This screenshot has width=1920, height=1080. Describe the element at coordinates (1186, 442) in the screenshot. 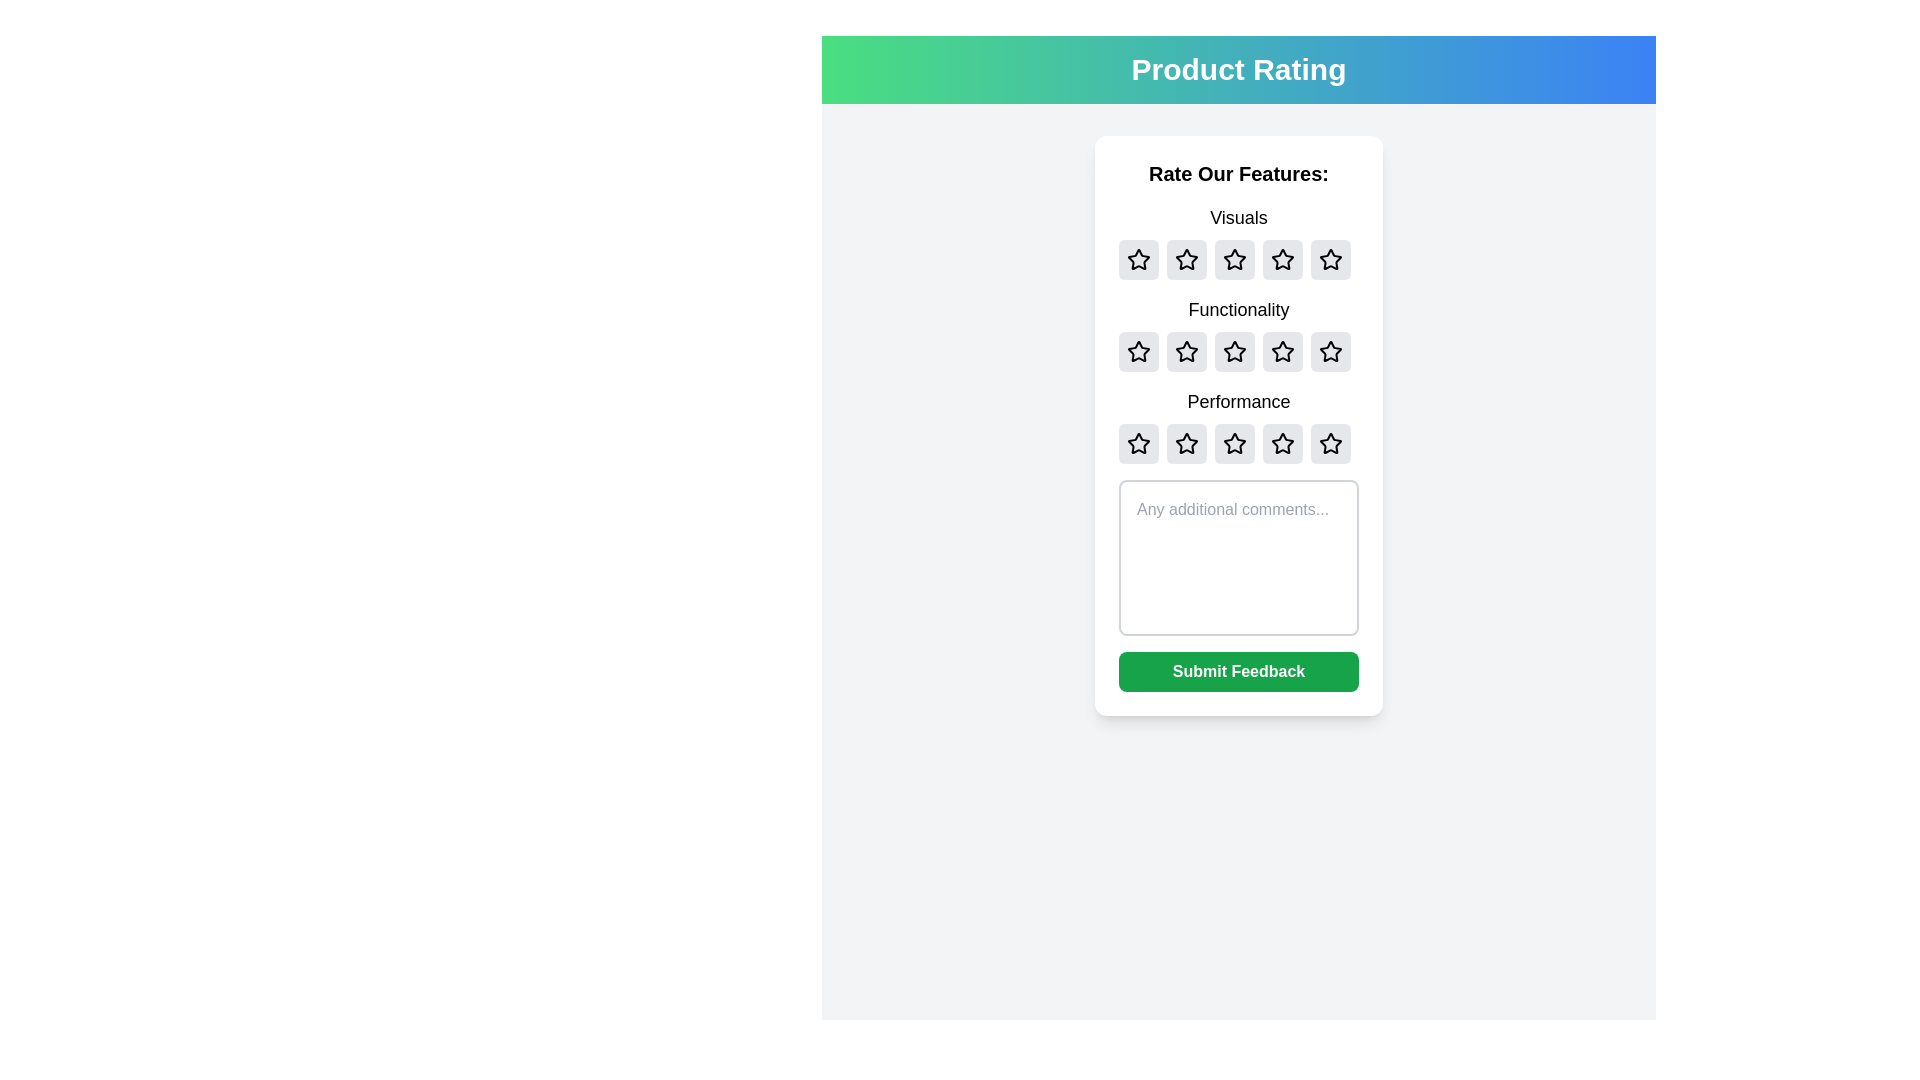

I see `the third clickable star icon in the performance rating row` at that location.